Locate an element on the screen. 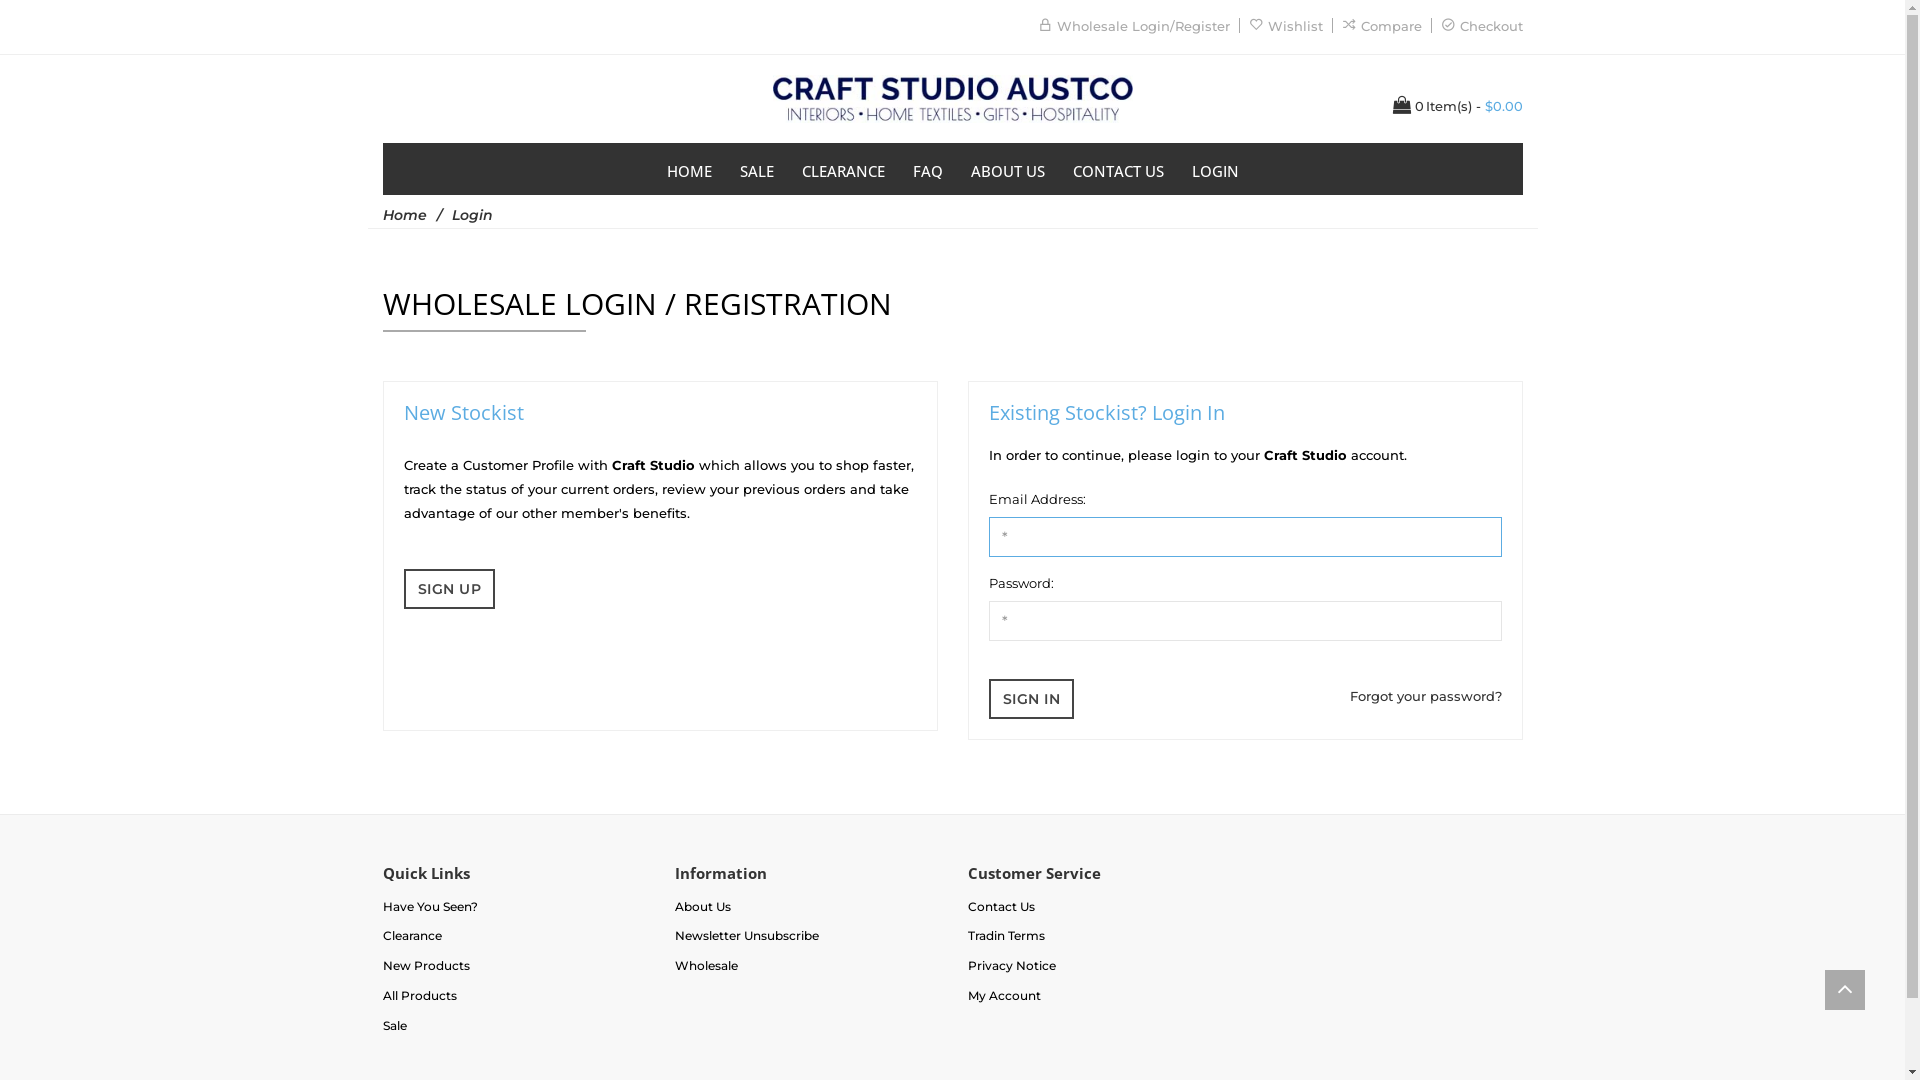 This screenshot has height=1080, width=1920. 'My Account' is located at coordinates (968, 995).